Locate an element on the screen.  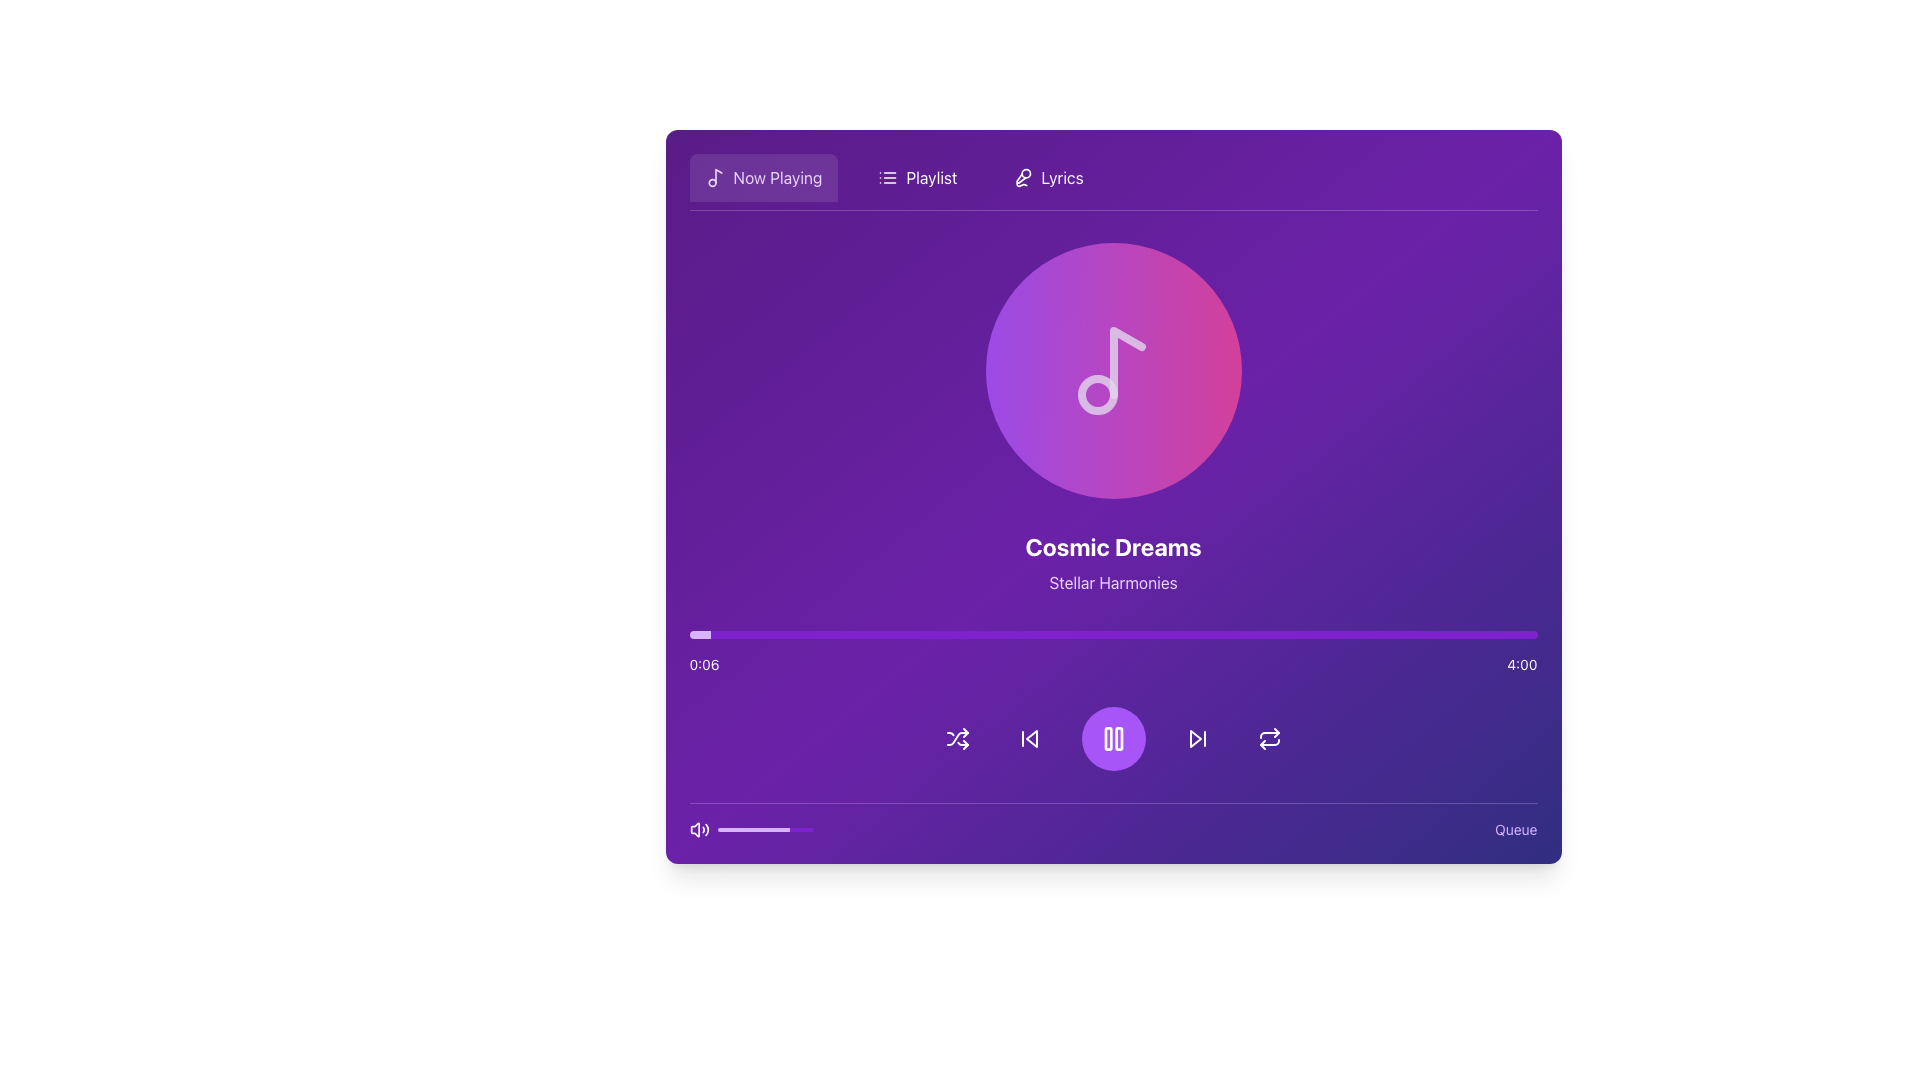
the playback position is located at coordinates (1187, 635).